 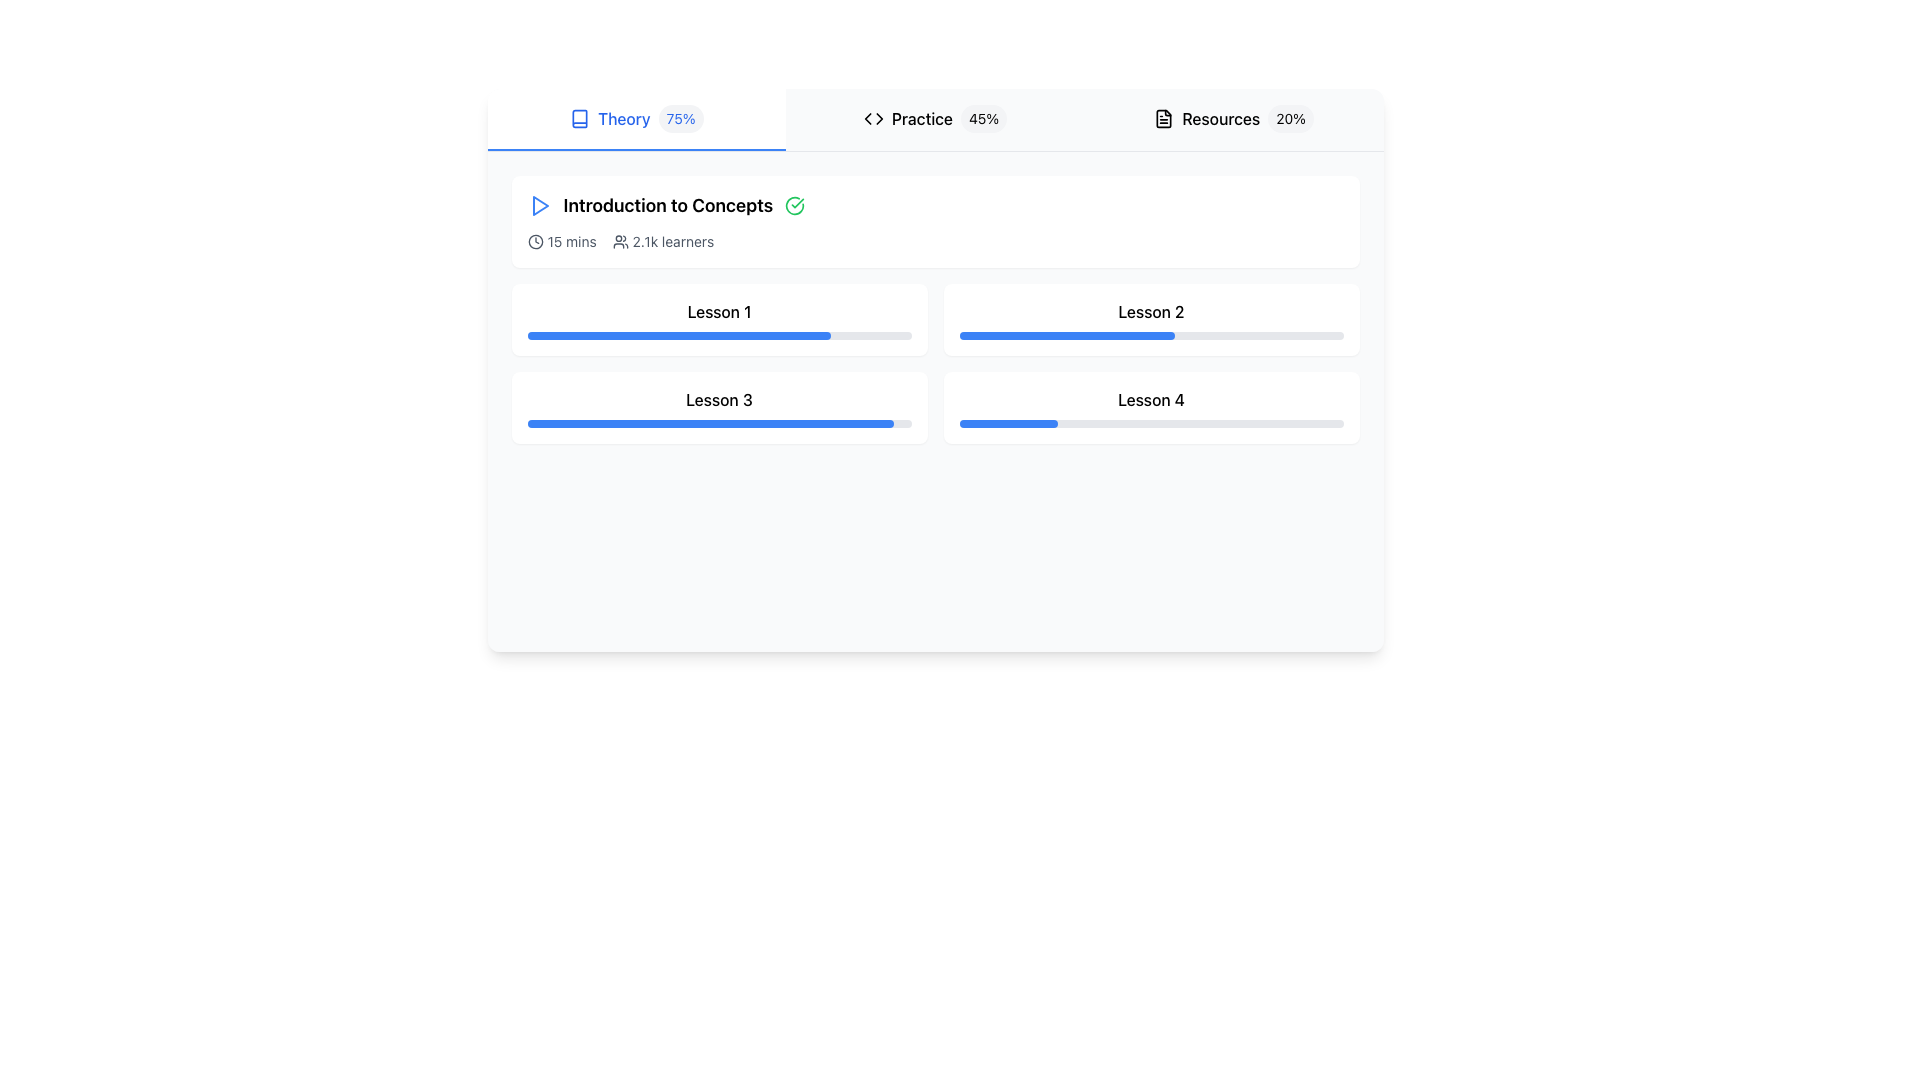 What do you see at coordinates (1220, 119) in the screenshot?
I see `the static text label reading 'Resources' located in the top navigation area, positioned to the right of the 'Practice' section and next to a document icon` at bounding box center [1220, 119].